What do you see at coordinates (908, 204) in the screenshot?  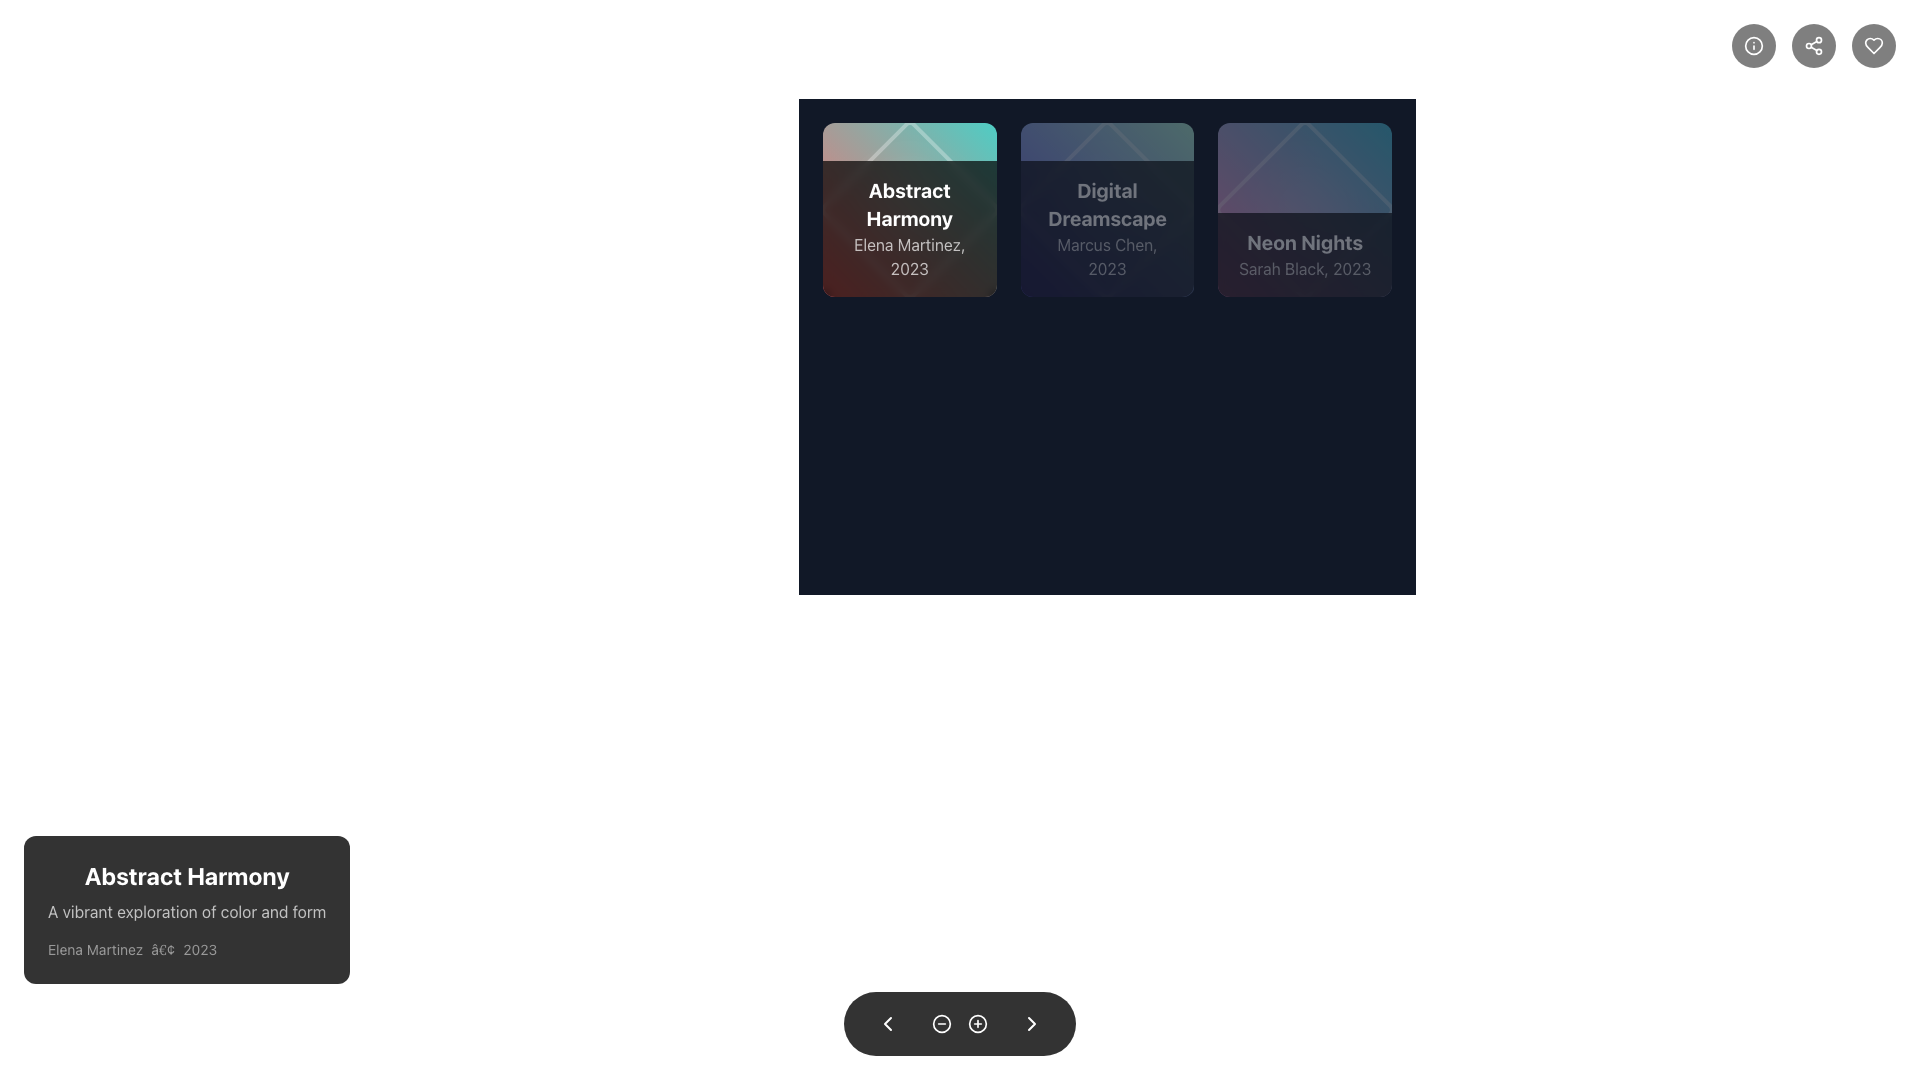 I see `the text label that reads 'Abstract Harmony', styled in bold, white font, located at the upper part of a darker-themed card layout` at bounding box center [908, 204].